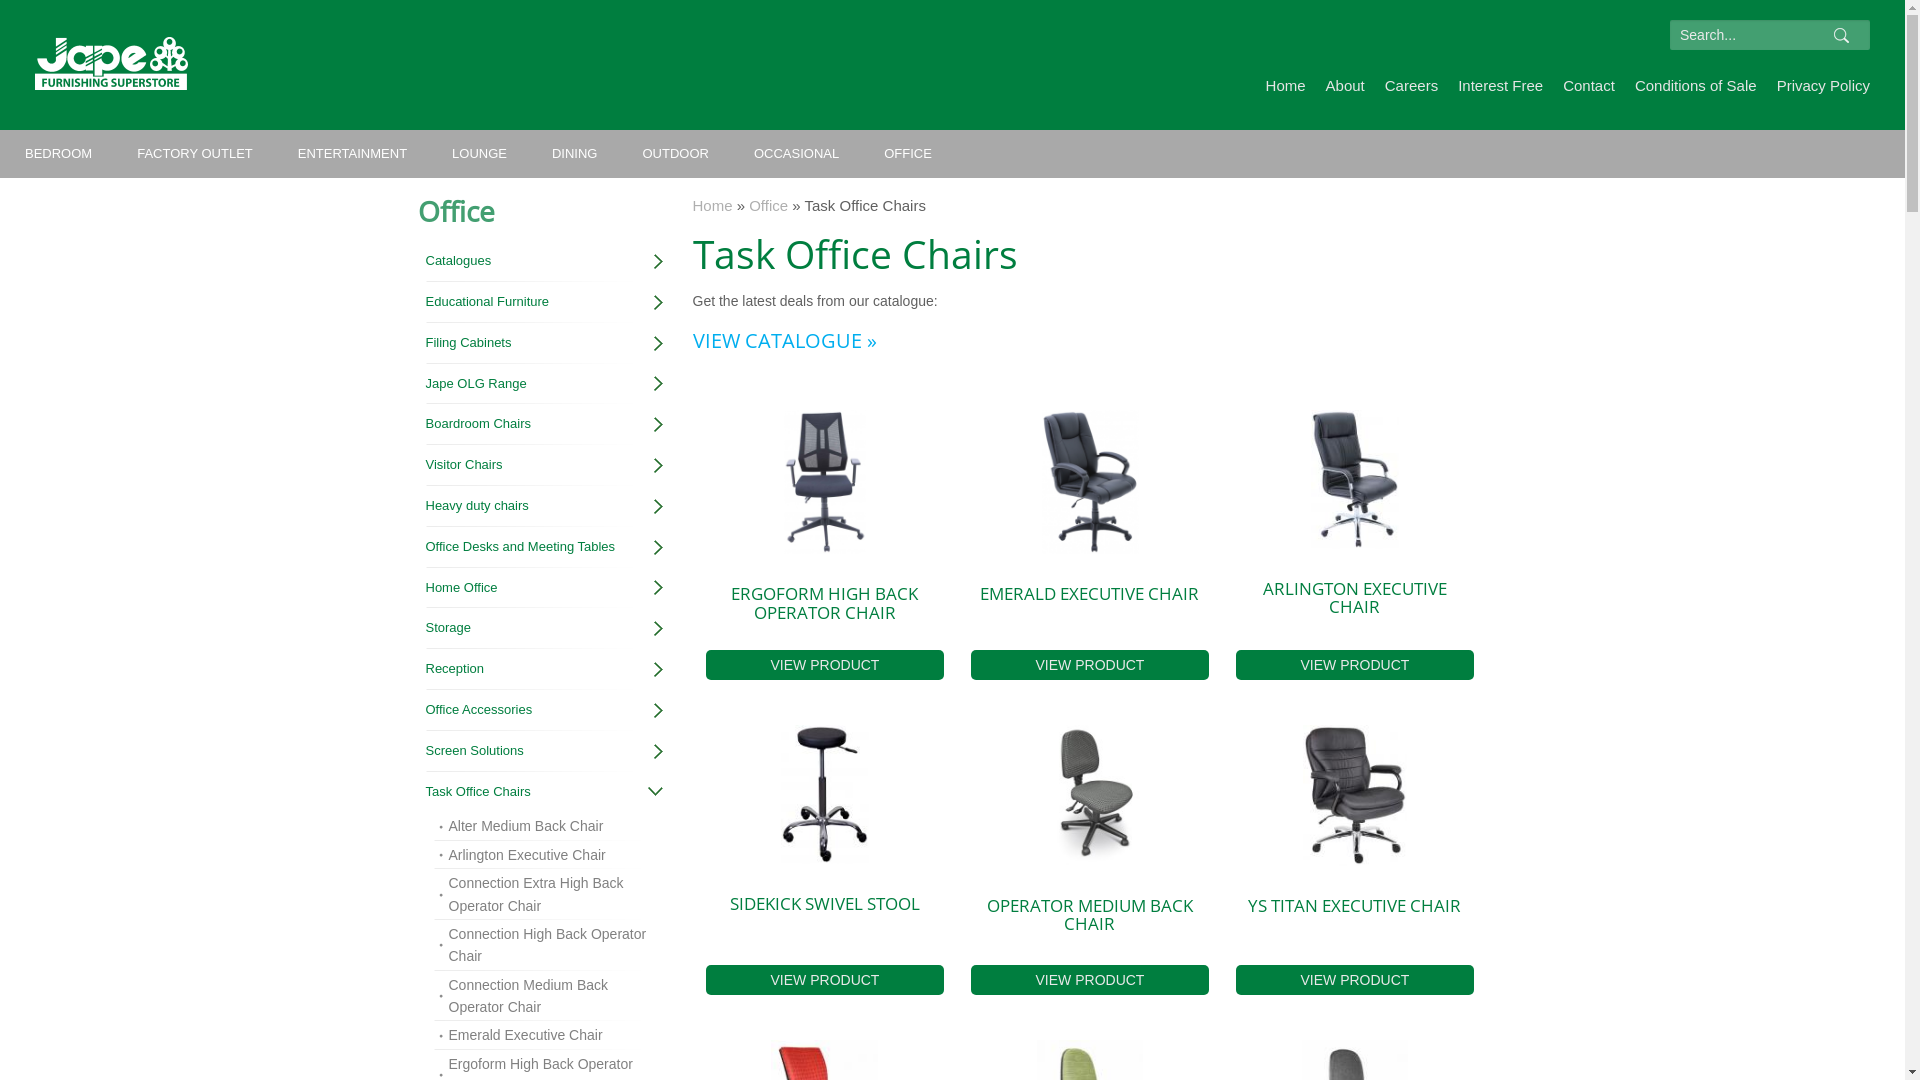  I want to click on 'Boardroom Chairs', so click(544, 423).